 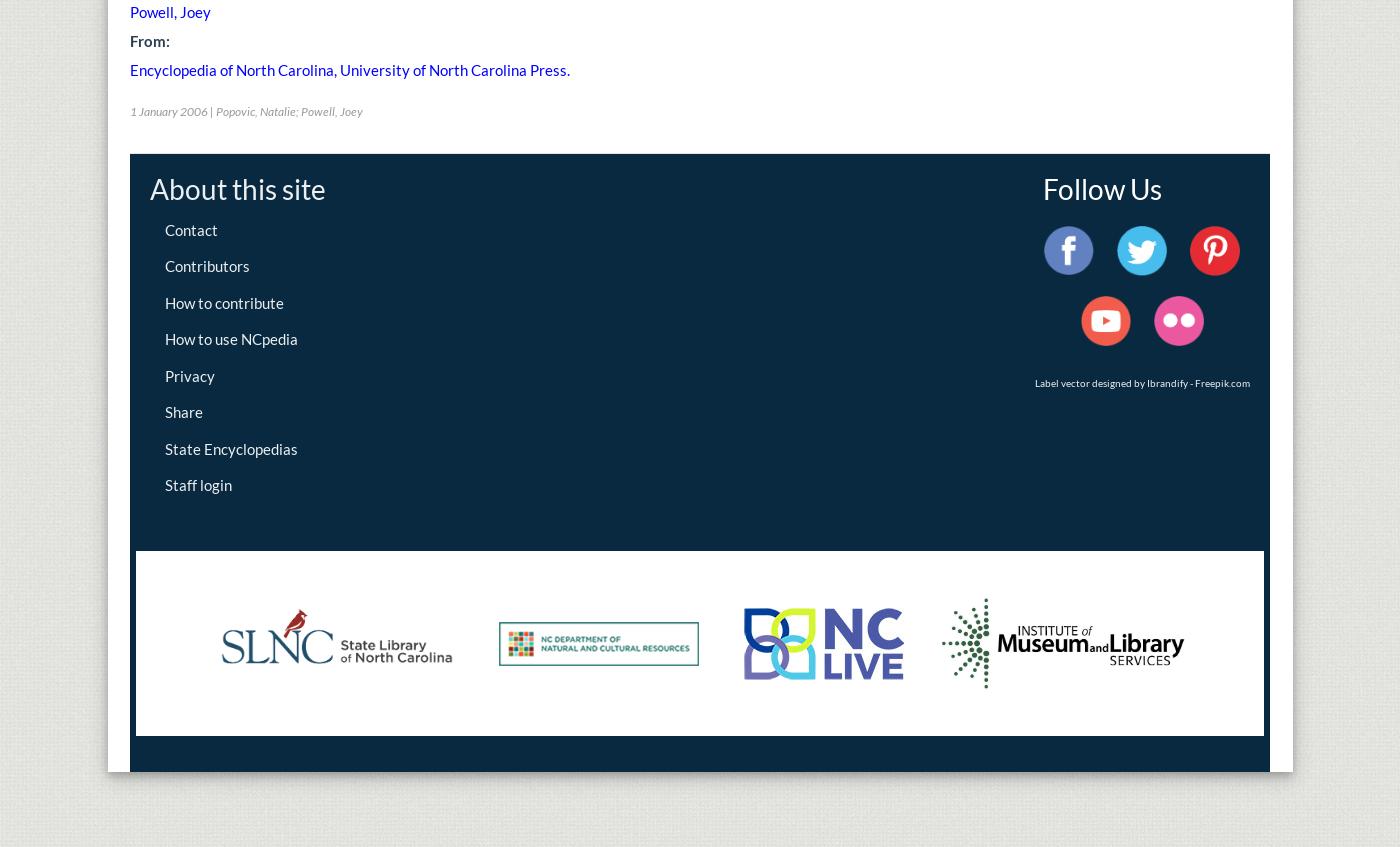 What do you see at coordinates (170, 11) in the screenshot?
I see `'Powell, Joey'` at bounding box center [170, 11].